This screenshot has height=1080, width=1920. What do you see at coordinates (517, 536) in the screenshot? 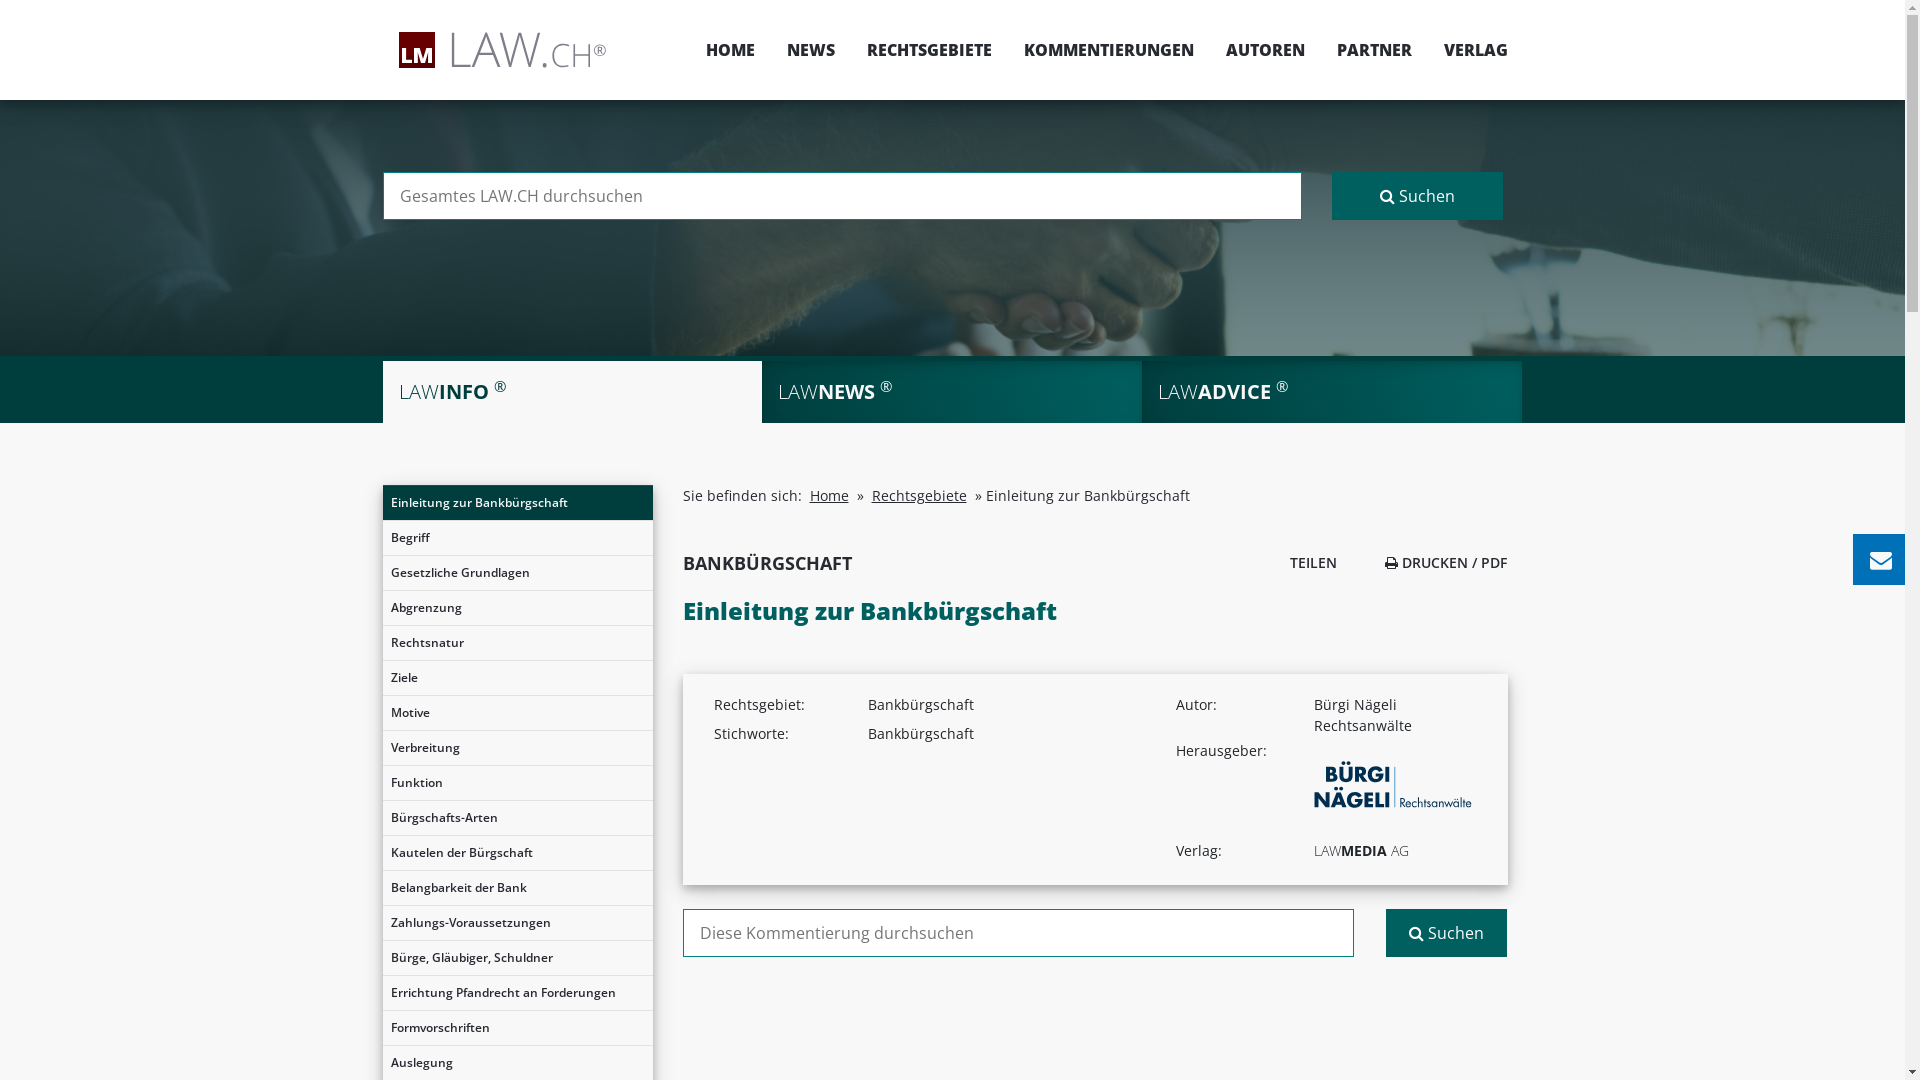
I see `'Begriff'` at bounding box center [517, 536].